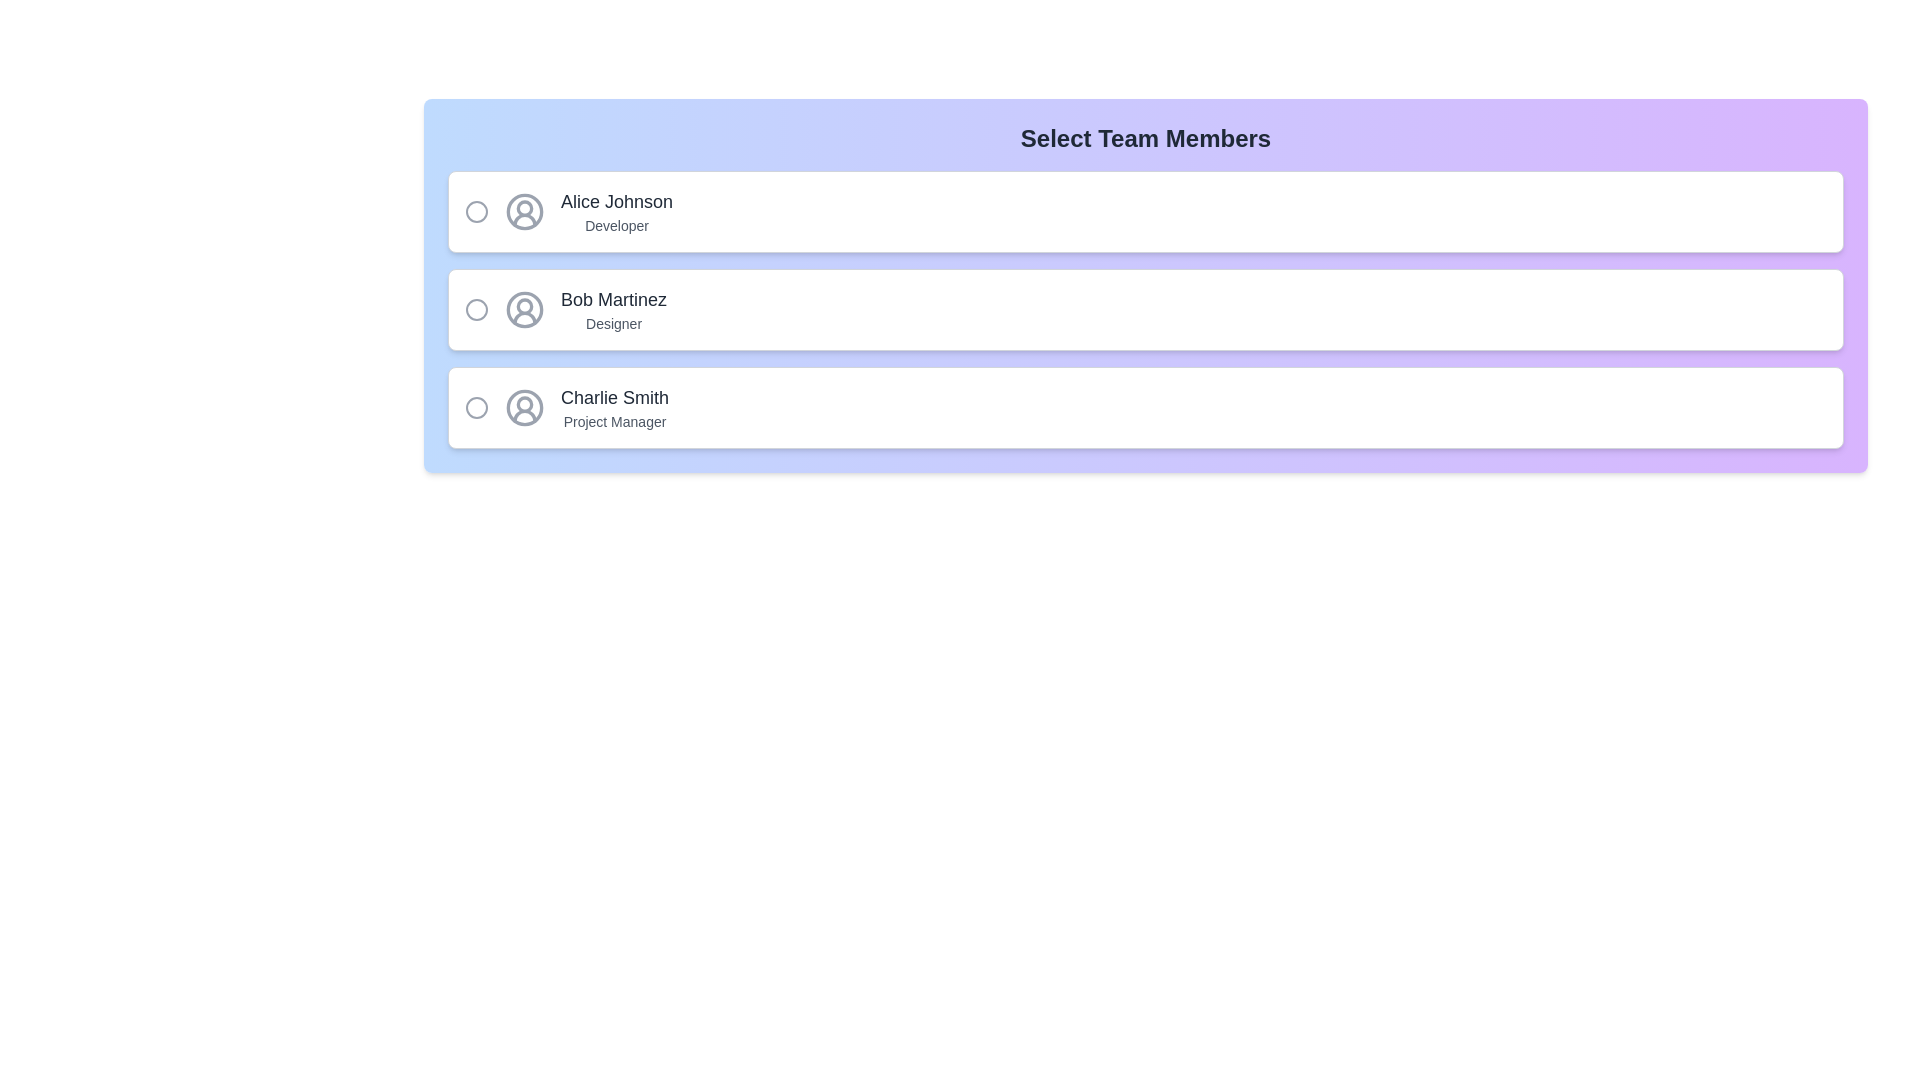 The image size is (1920, 1080). Describe the element at coordinates (524, 407) in the screenshot. I see `the profile icon representing 'Charlie Smith', located as the third user icon in the list, which serves to indicate the associated person's profile` at that location.